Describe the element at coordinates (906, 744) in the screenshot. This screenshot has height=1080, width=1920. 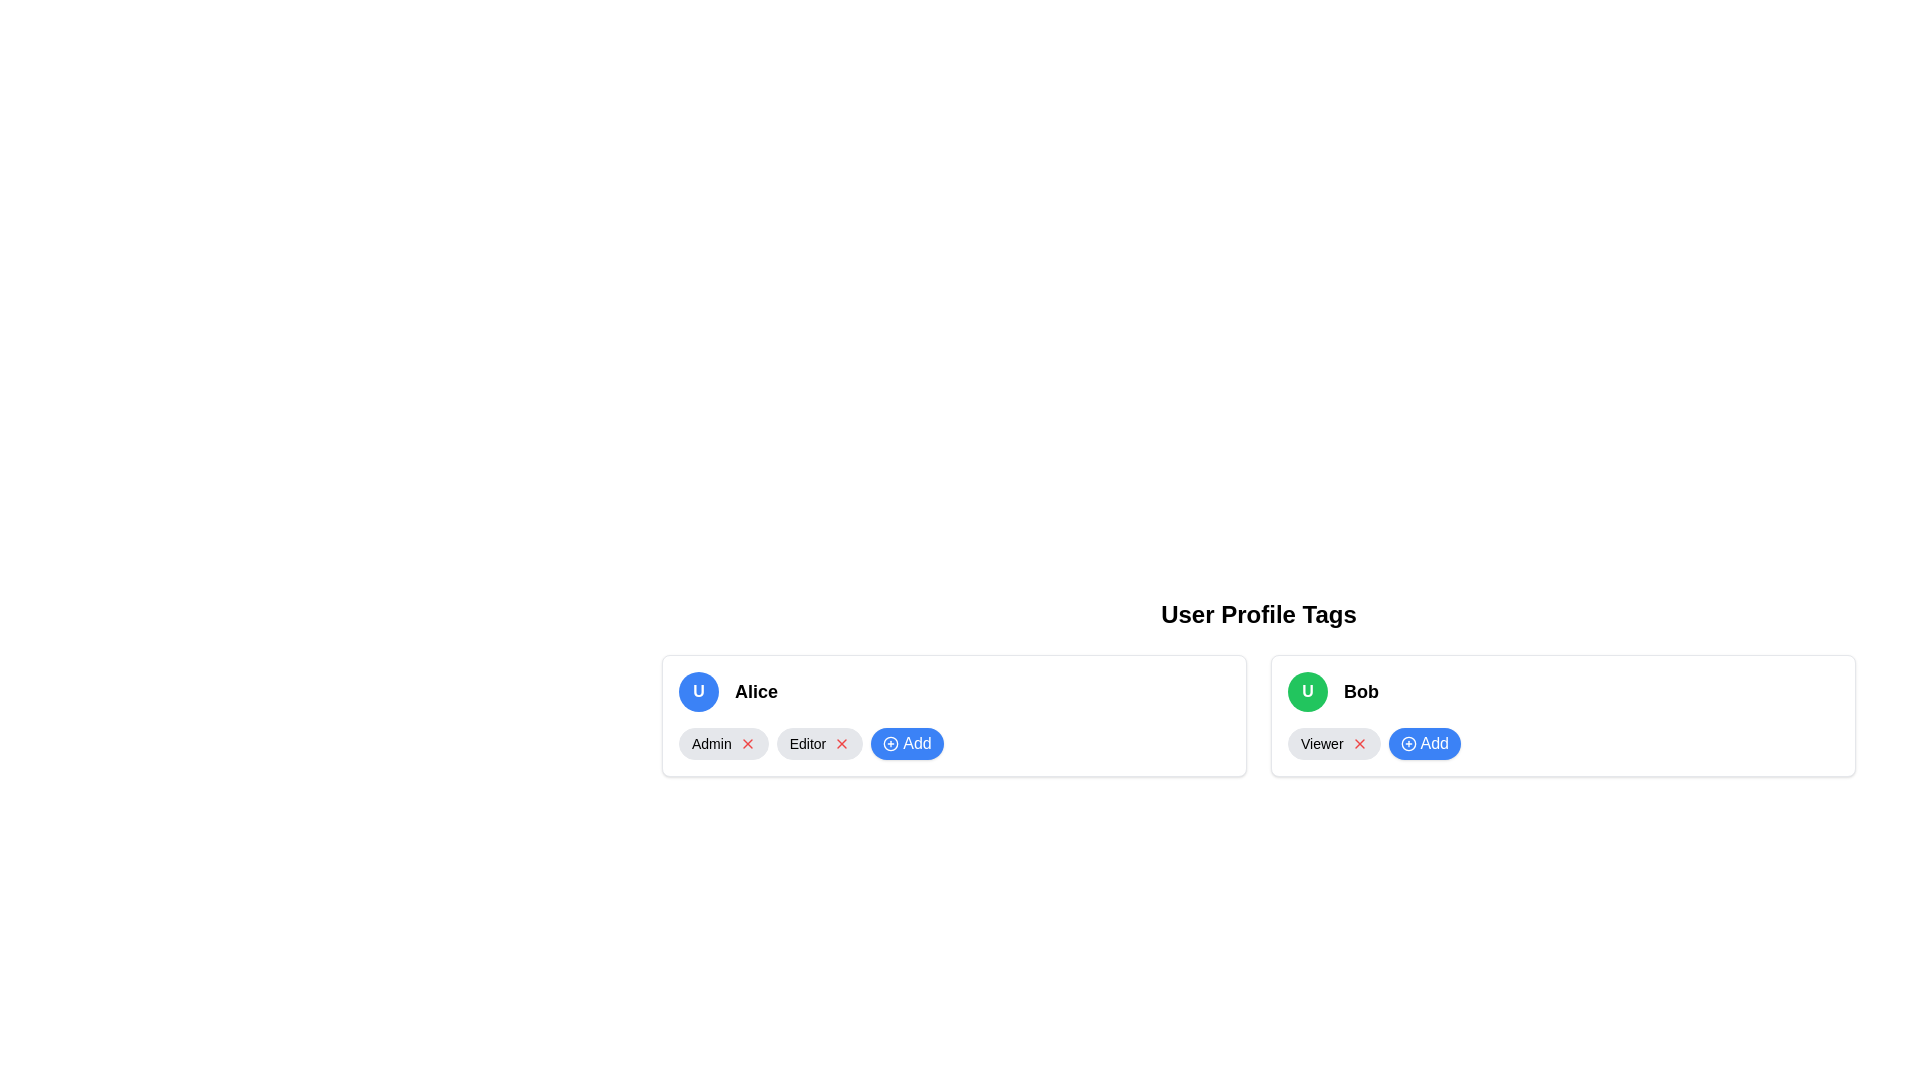
I see `the button used to add a new tag or role for the user 'Alice'` at that location.